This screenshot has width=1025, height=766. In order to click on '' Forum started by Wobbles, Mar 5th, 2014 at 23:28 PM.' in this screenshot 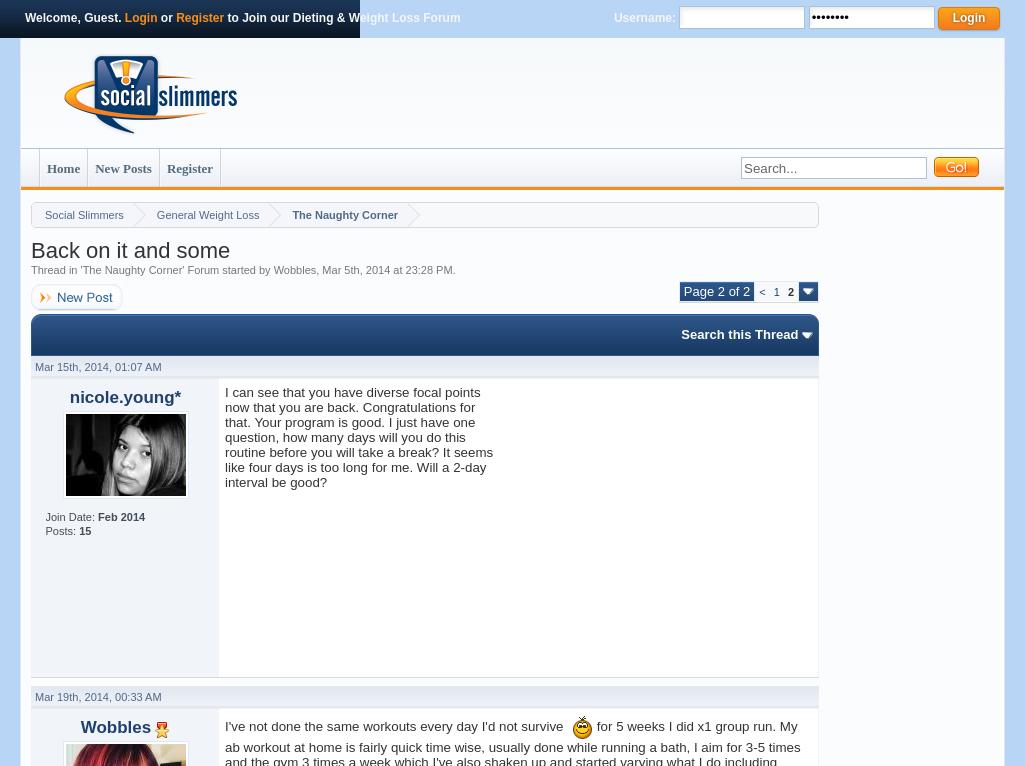, I will do `click(318, 270)`.